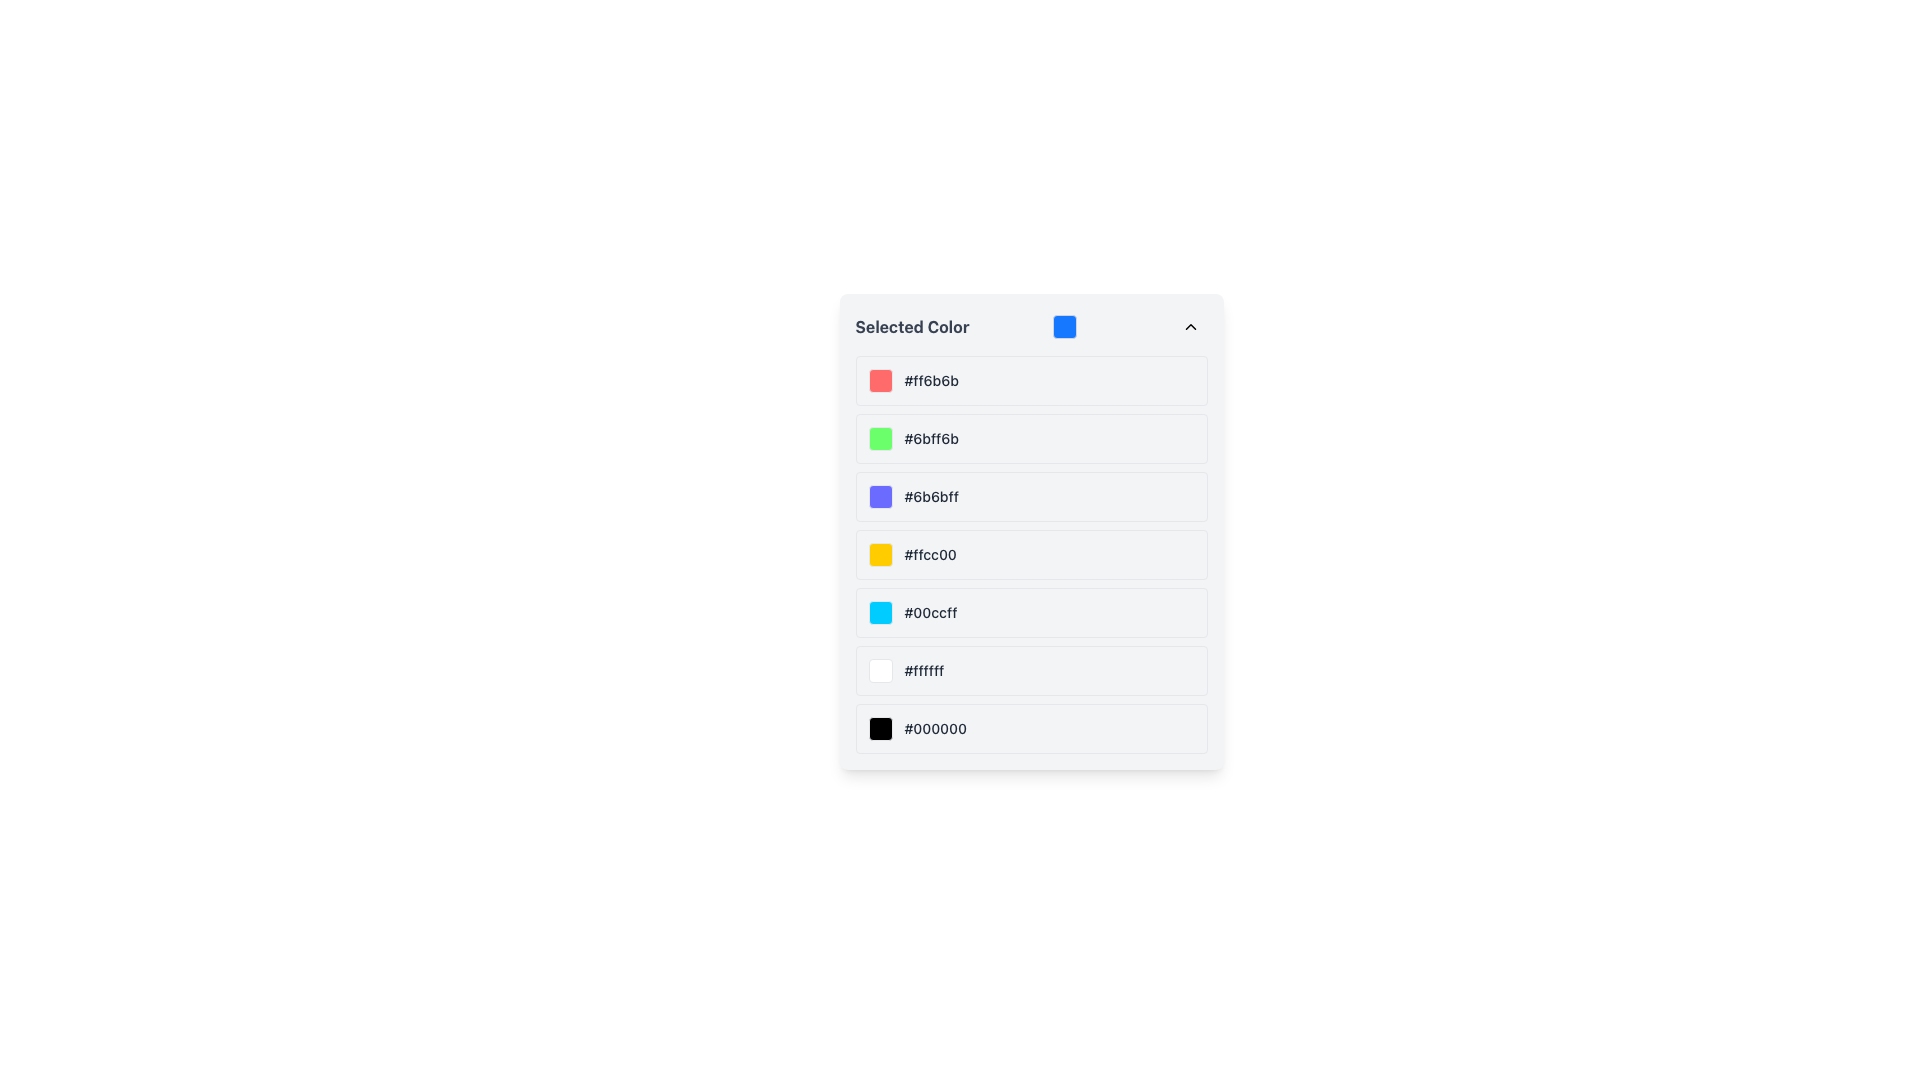  What do you see at coordinates (930, 438) in the screenshot?
I see `the static text displaying the color code '#6bff6b' in light gray font, located in the second row of color options, next to the green square icon` at bounding box center [930, 438].